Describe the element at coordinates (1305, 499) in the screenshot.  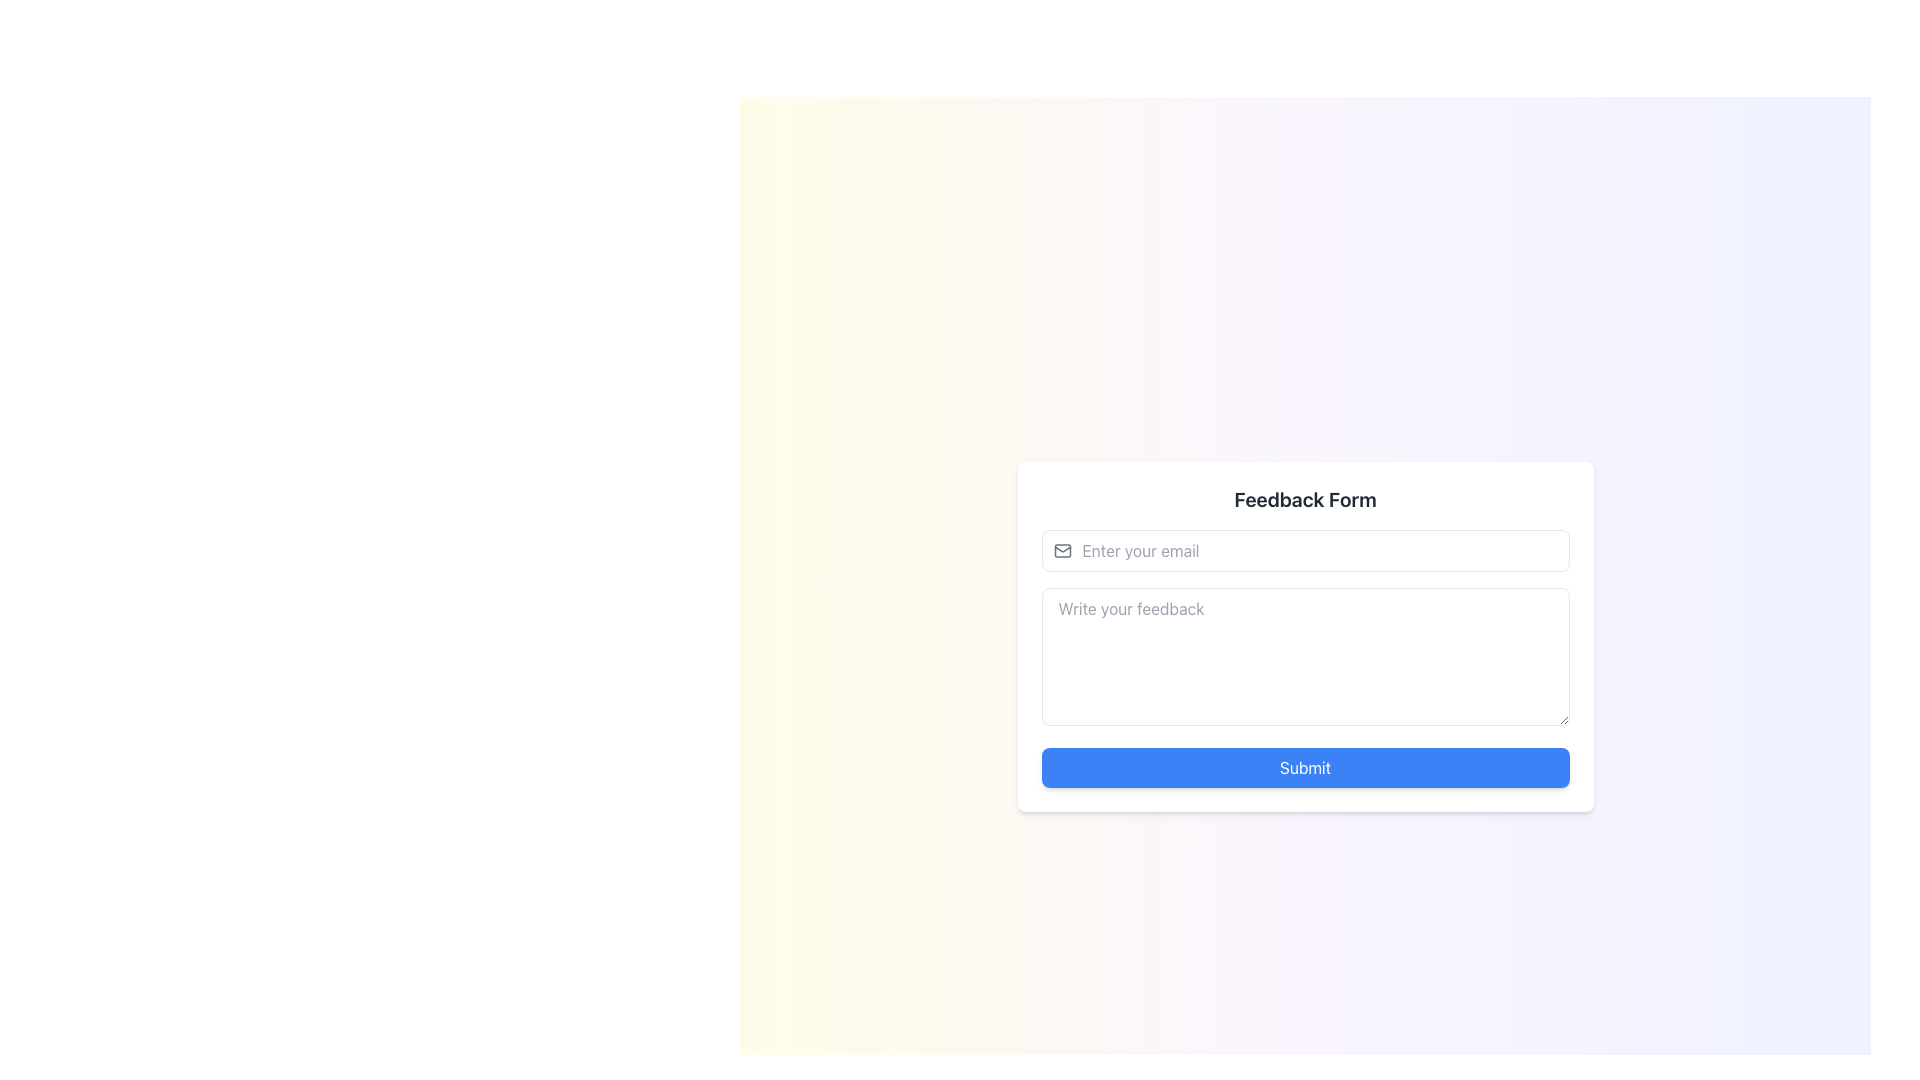
I see `the large, bold header text 'Feedback Form' which is centered above the input form in the card-like interface` at that location.